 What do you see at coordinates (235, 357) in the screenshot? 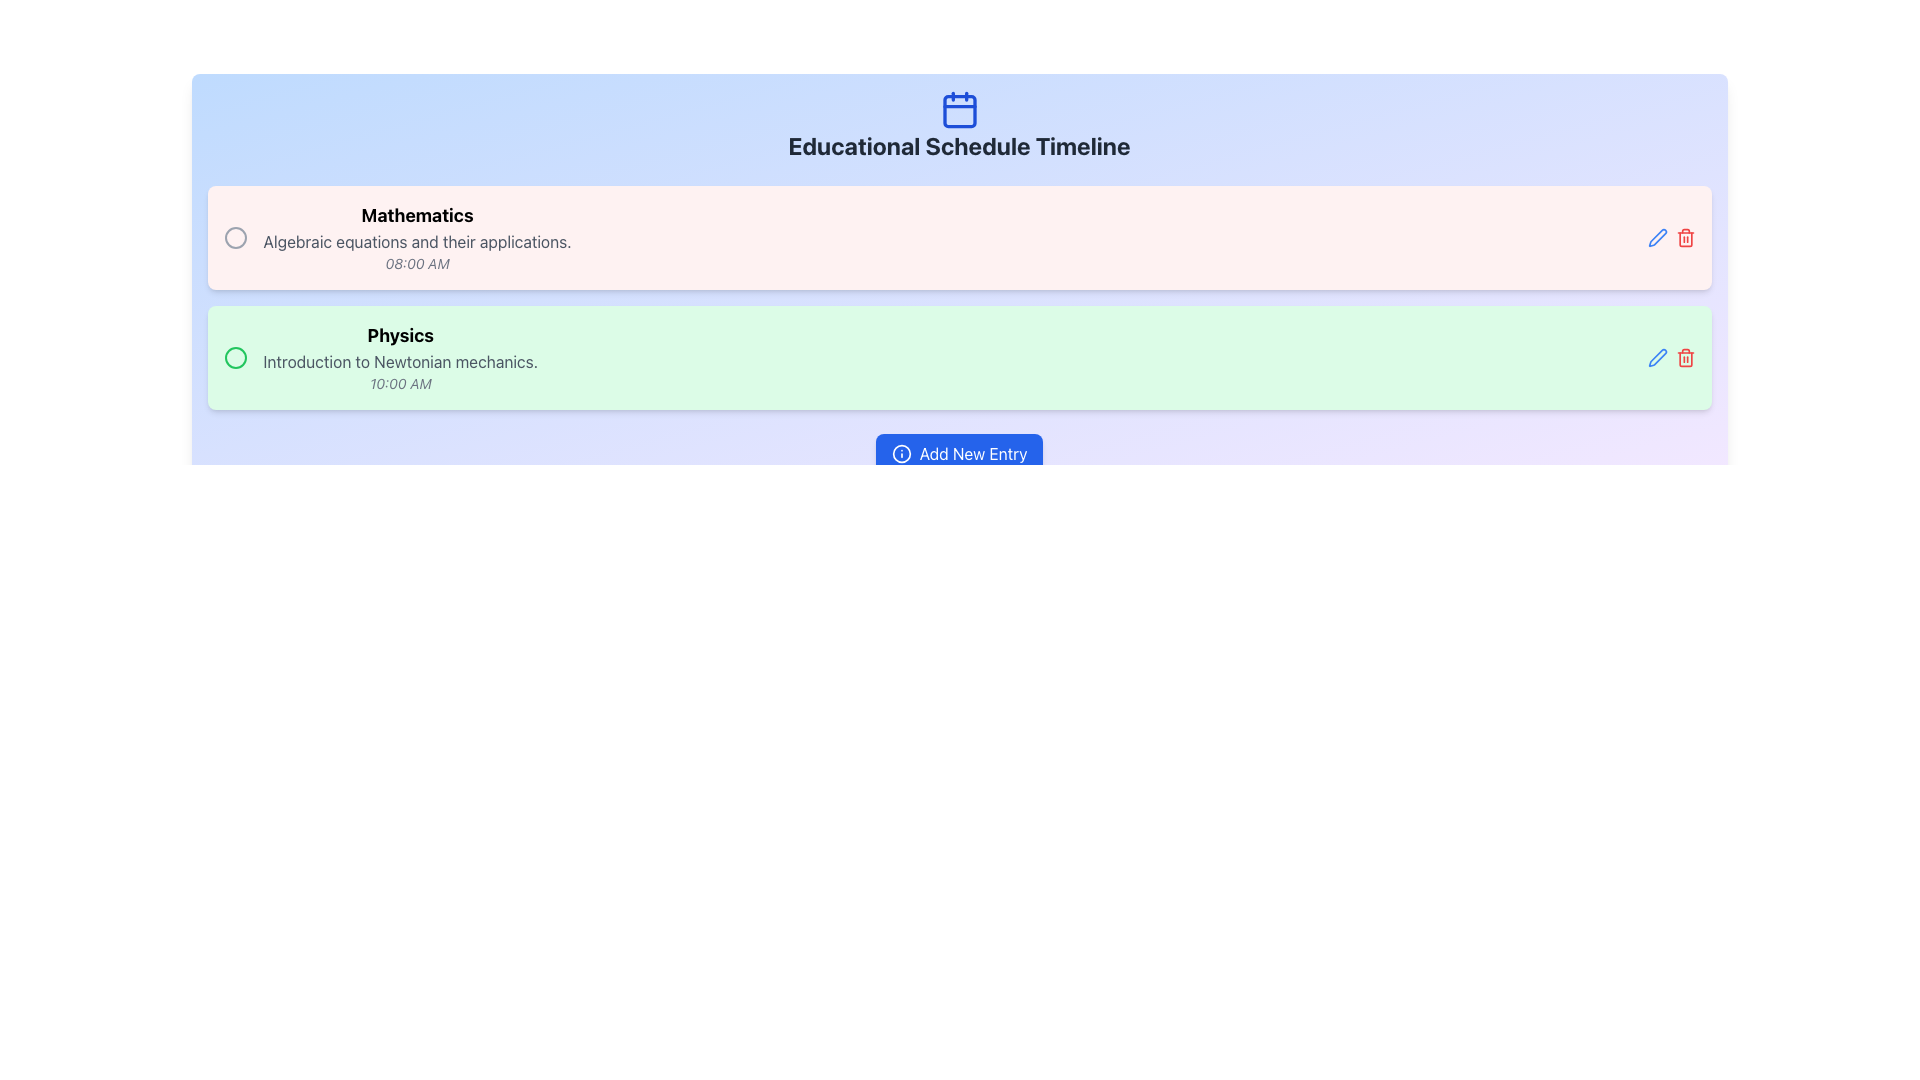
I see `the decorative circular marker on the left side of the 'Physics' schedule entry, which is visually indicated by its circular shape and green background` at bounding box center [235, 357].